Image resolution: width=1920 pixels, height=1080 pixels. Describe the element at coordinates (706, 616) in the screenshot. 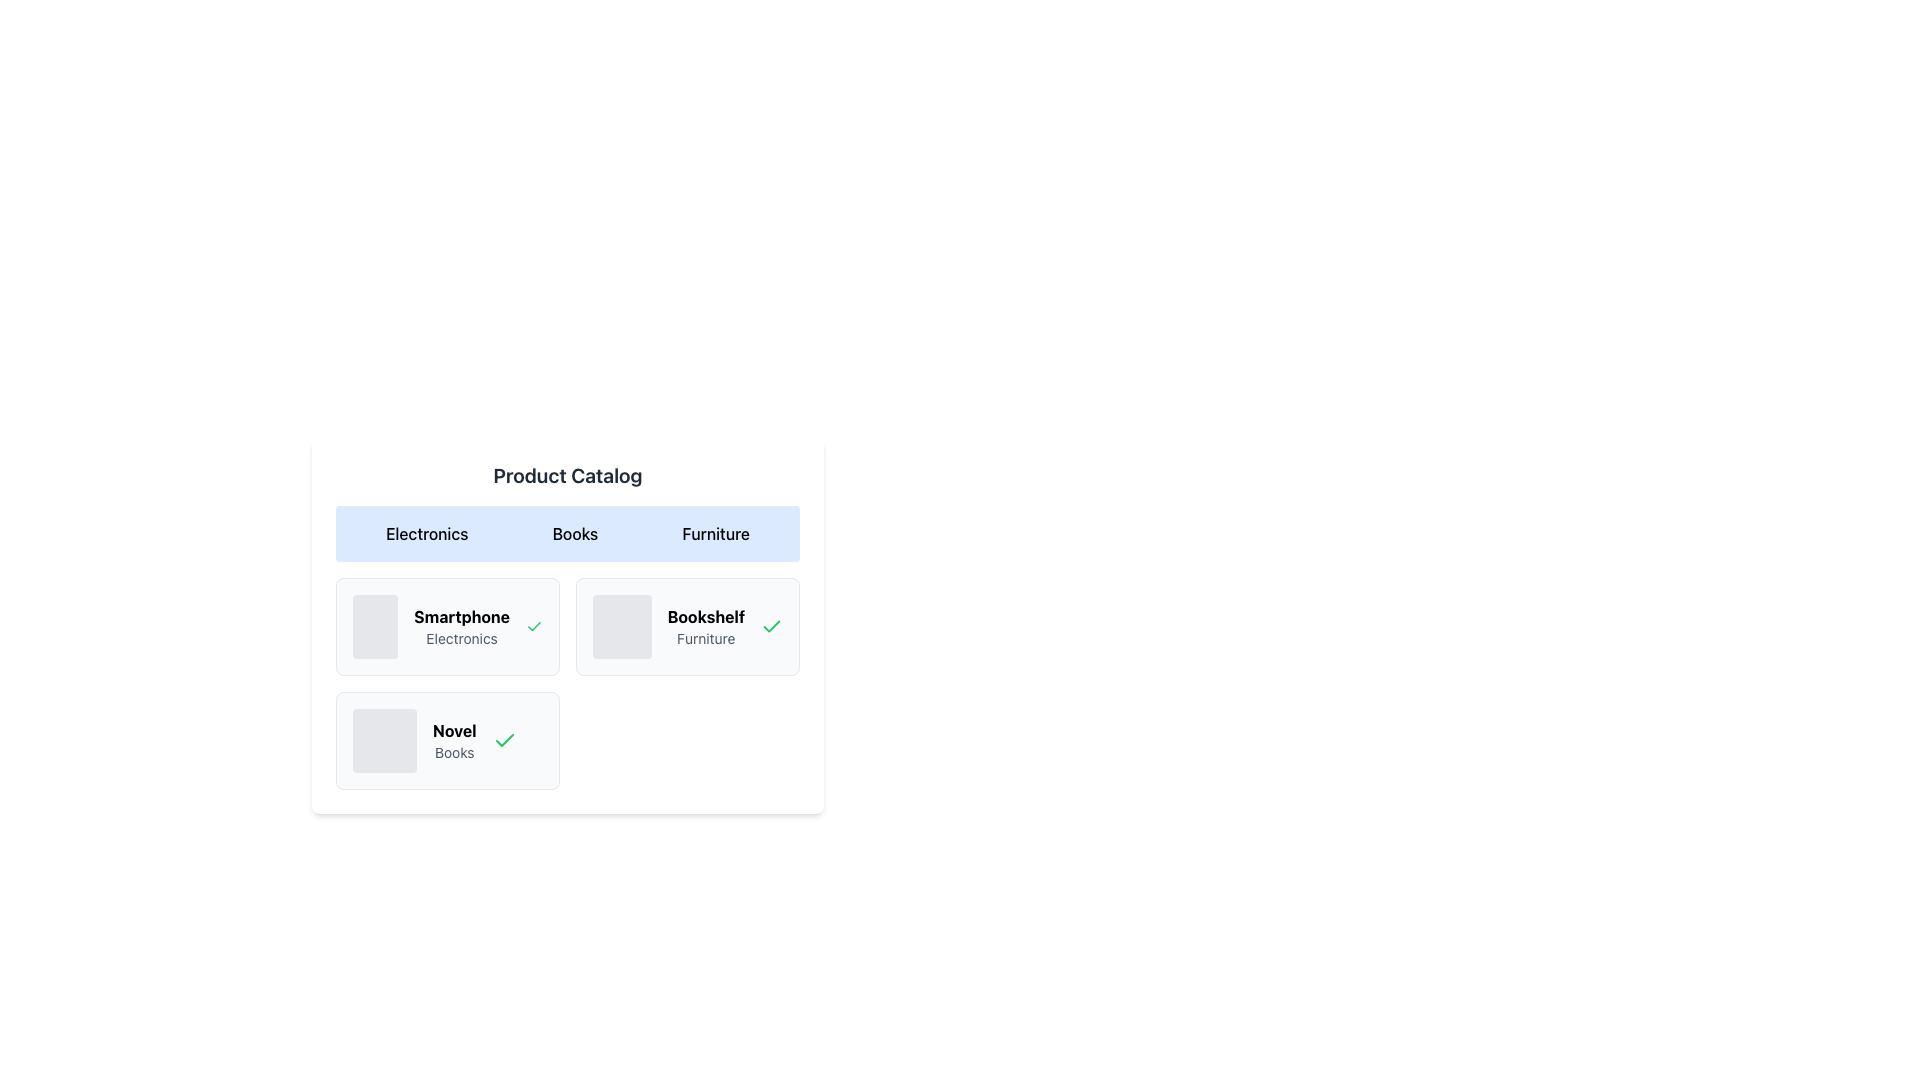

I see `the bold text label 'Bookshelf' which is positioned above the subtitle 'Furniture' in the card interface, located in the second row of the grid layout` at that location.